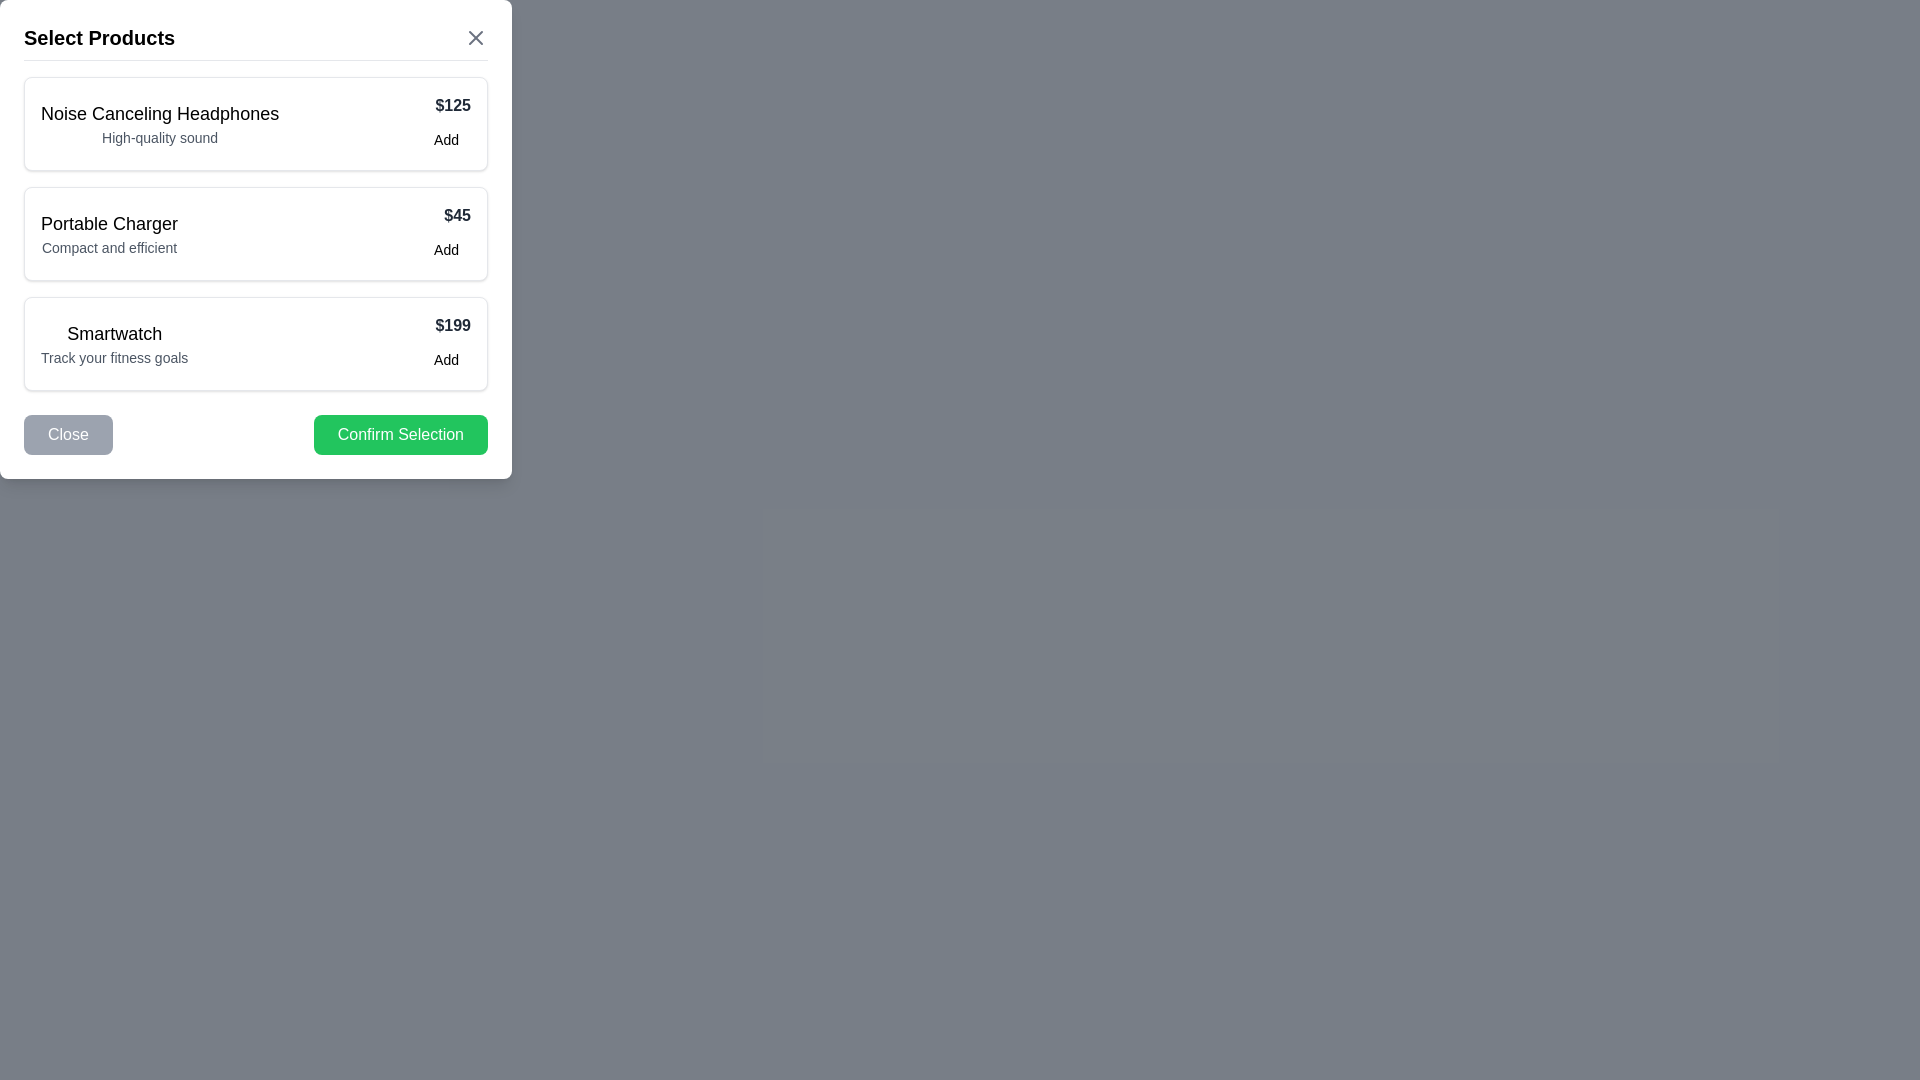 The image size is (1920, 1080). What do you see at coordinates (445, 123) in the screenshot?
I see `the 'Add' button located below the price of '$125' in the top-right section of the 'Noise Canceling Headphones' product card` at bounding box center [445, 123].